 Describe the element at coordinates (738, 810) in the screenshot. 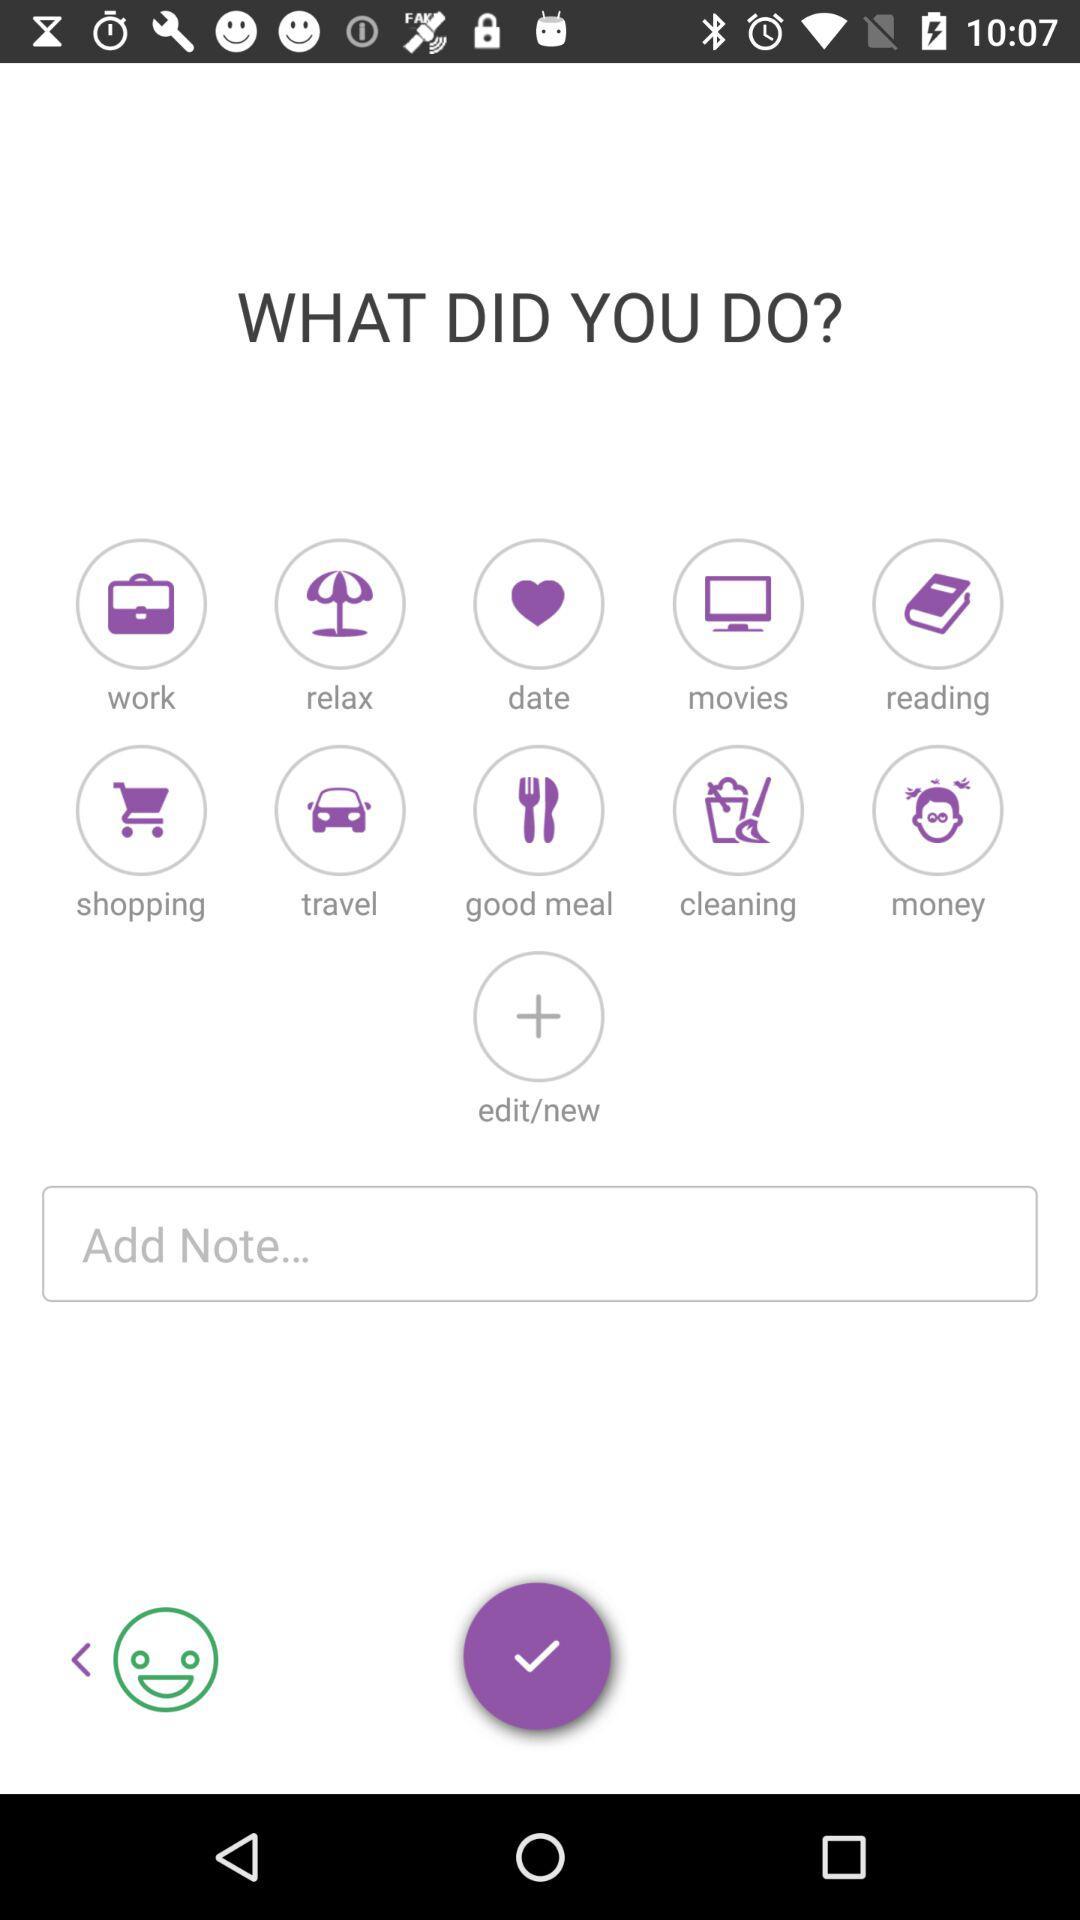

I see `cleaning button` at that location.